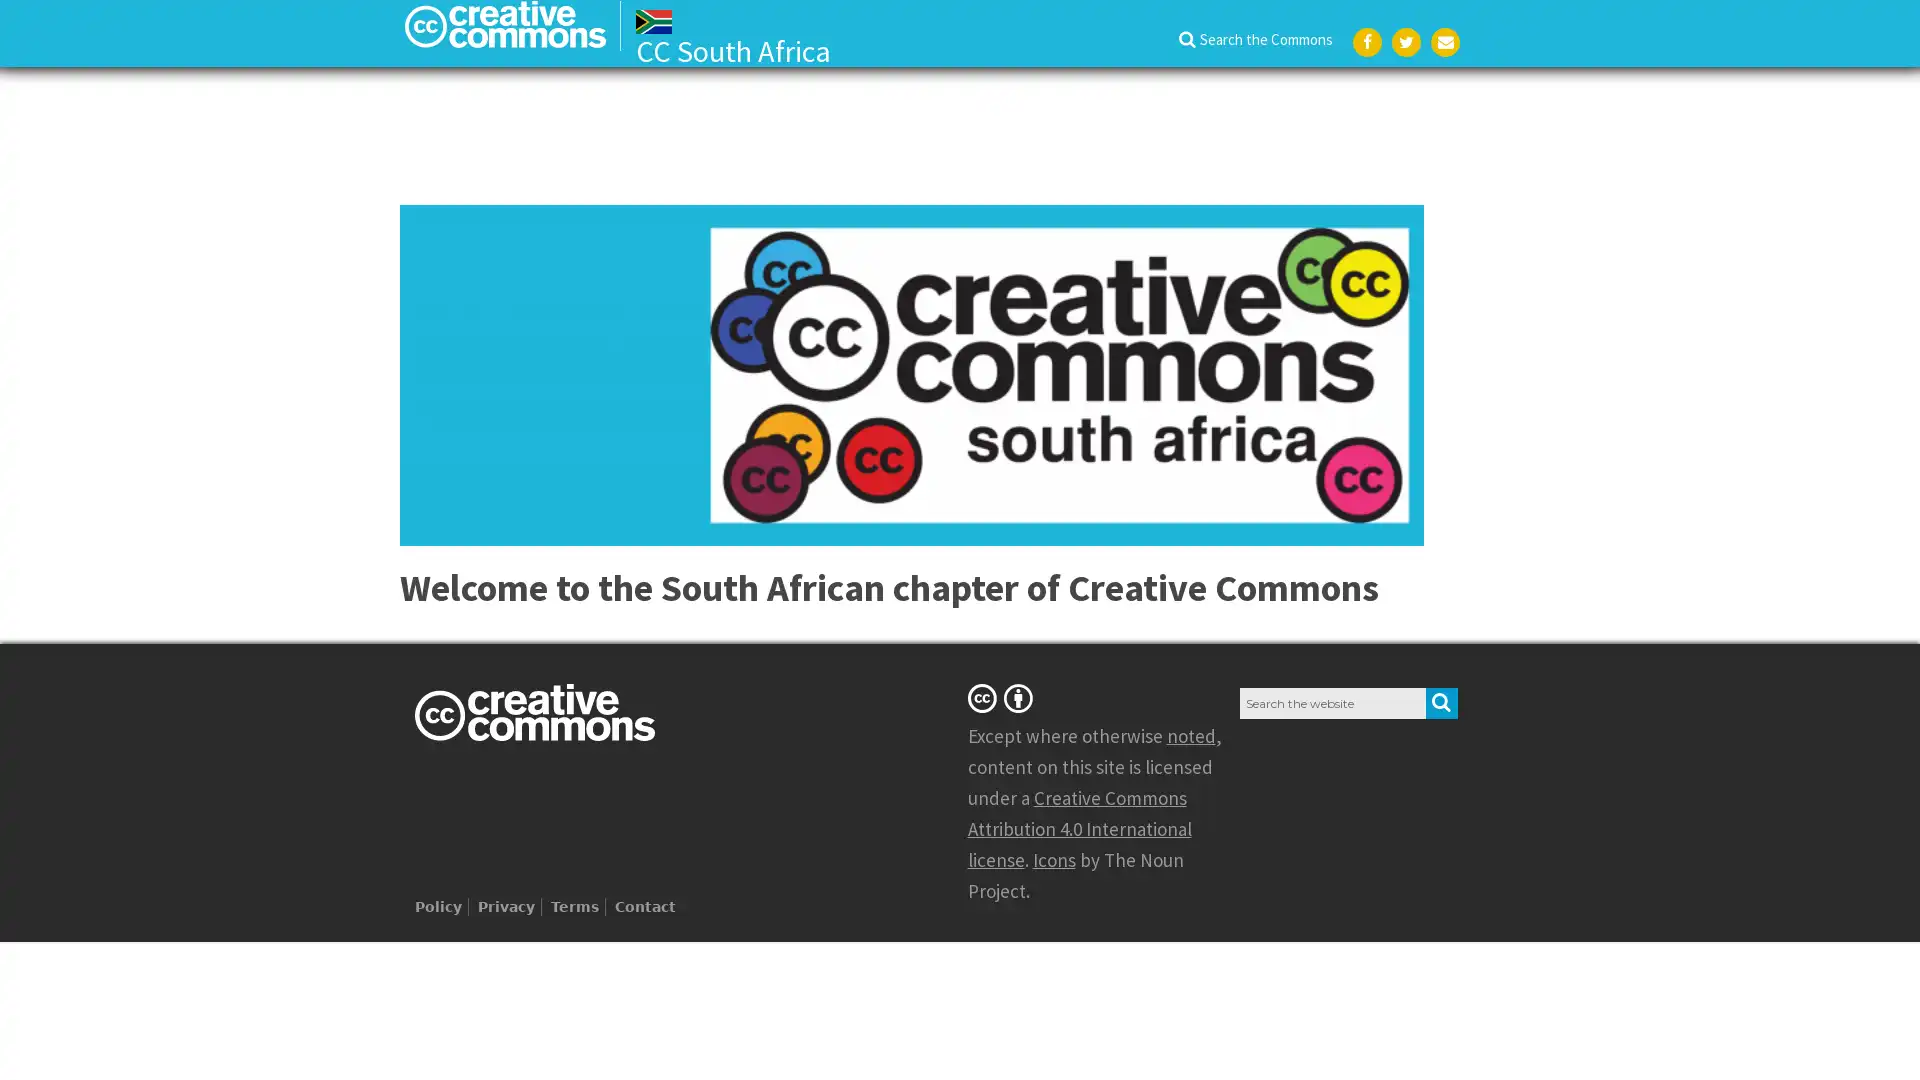 The width and height of the screenshot is (1920, 1080). Describe the element at coordinates (1441, 701) in the screenshot. I see `SEARCH` at that location.